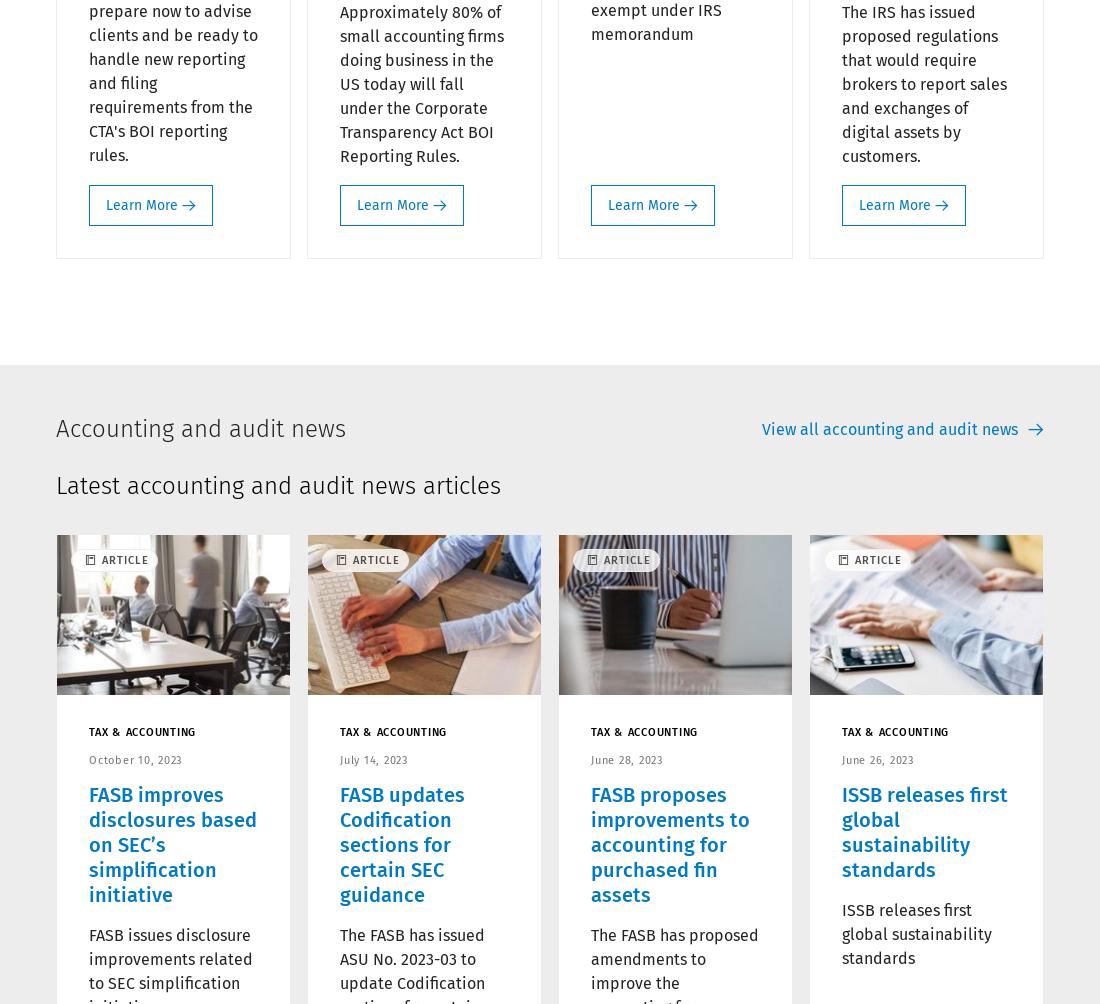 The image size is (1100, 1004). Describe the element at coordinates (670, 843) in the screenshot. I see `'FASB proposes improvements to accounting for purchased fin assets'` at that location.